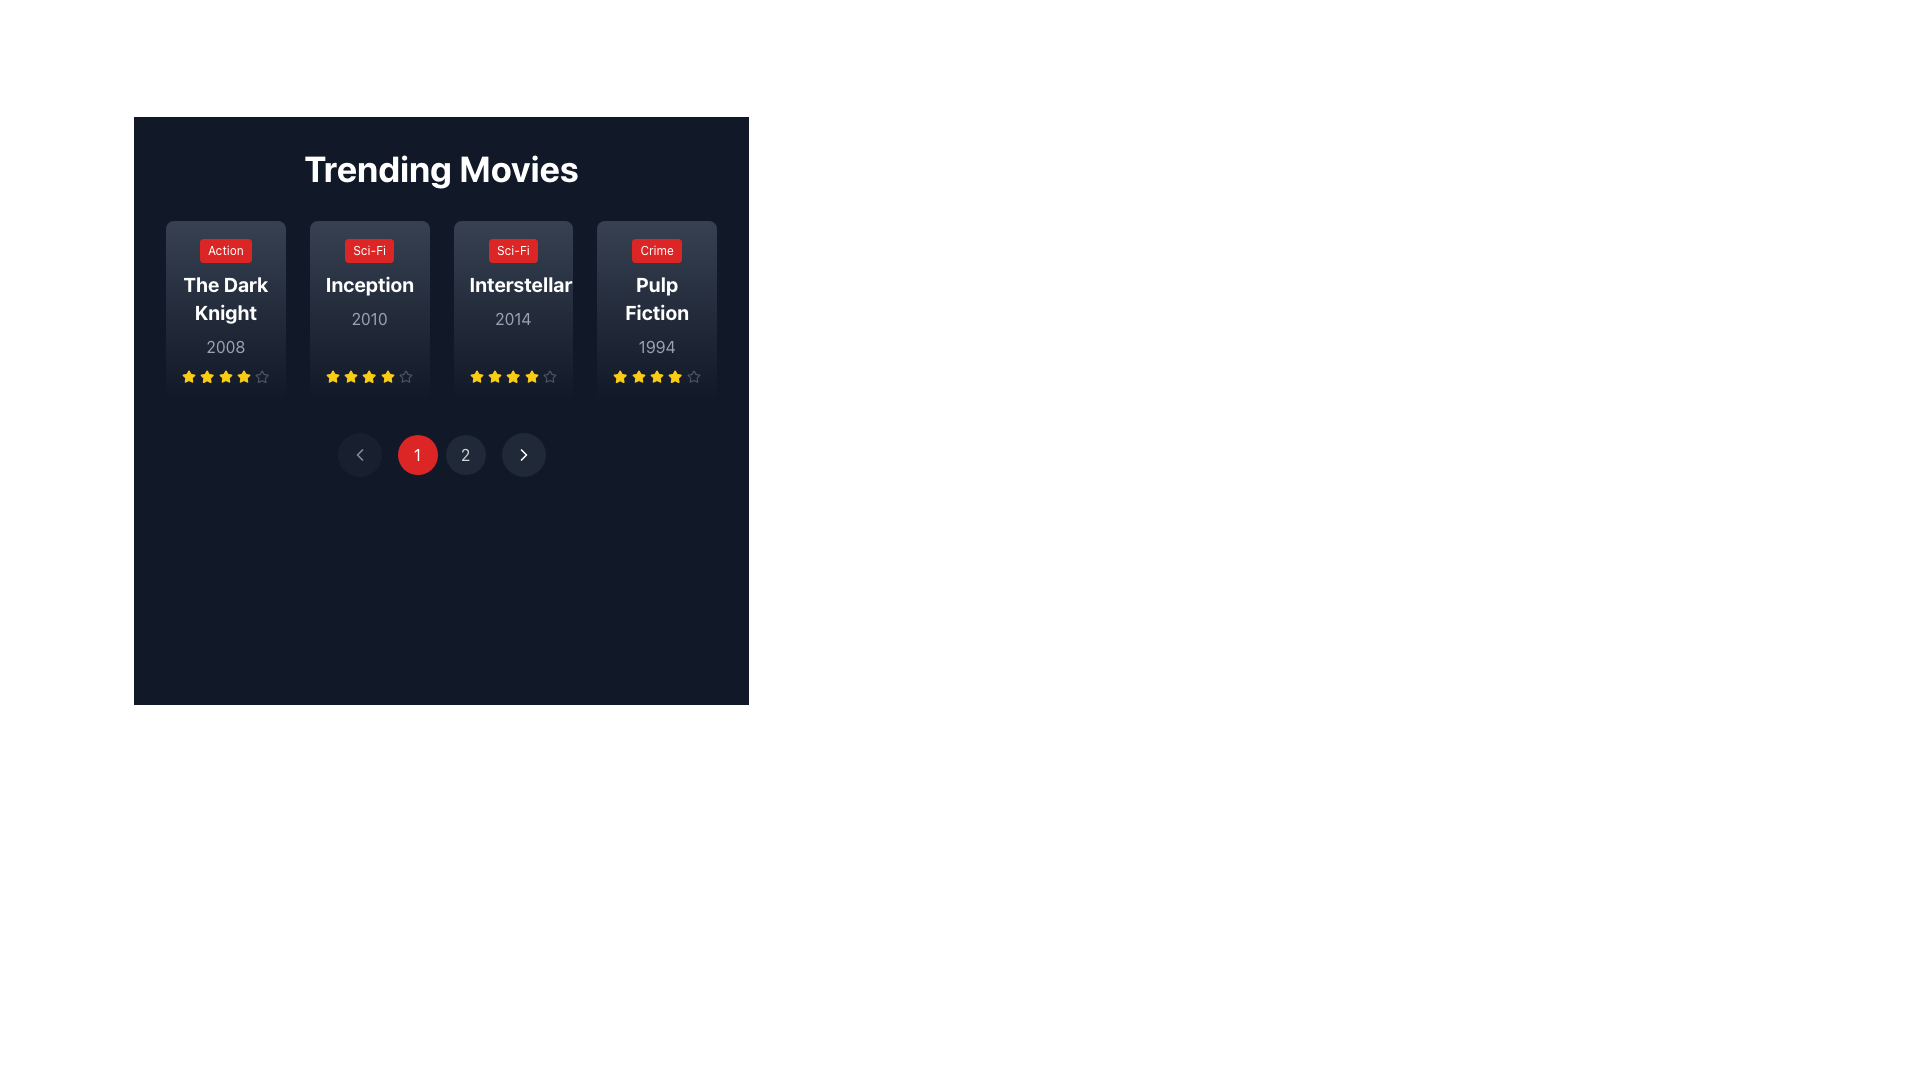  Describe the element at coordinates (637, 376) in the screenshot. I see `the third highlighted star icon in the rating system for the movie 'Pulp Fiction' located in the fourth column of the trending movies section` at that location.